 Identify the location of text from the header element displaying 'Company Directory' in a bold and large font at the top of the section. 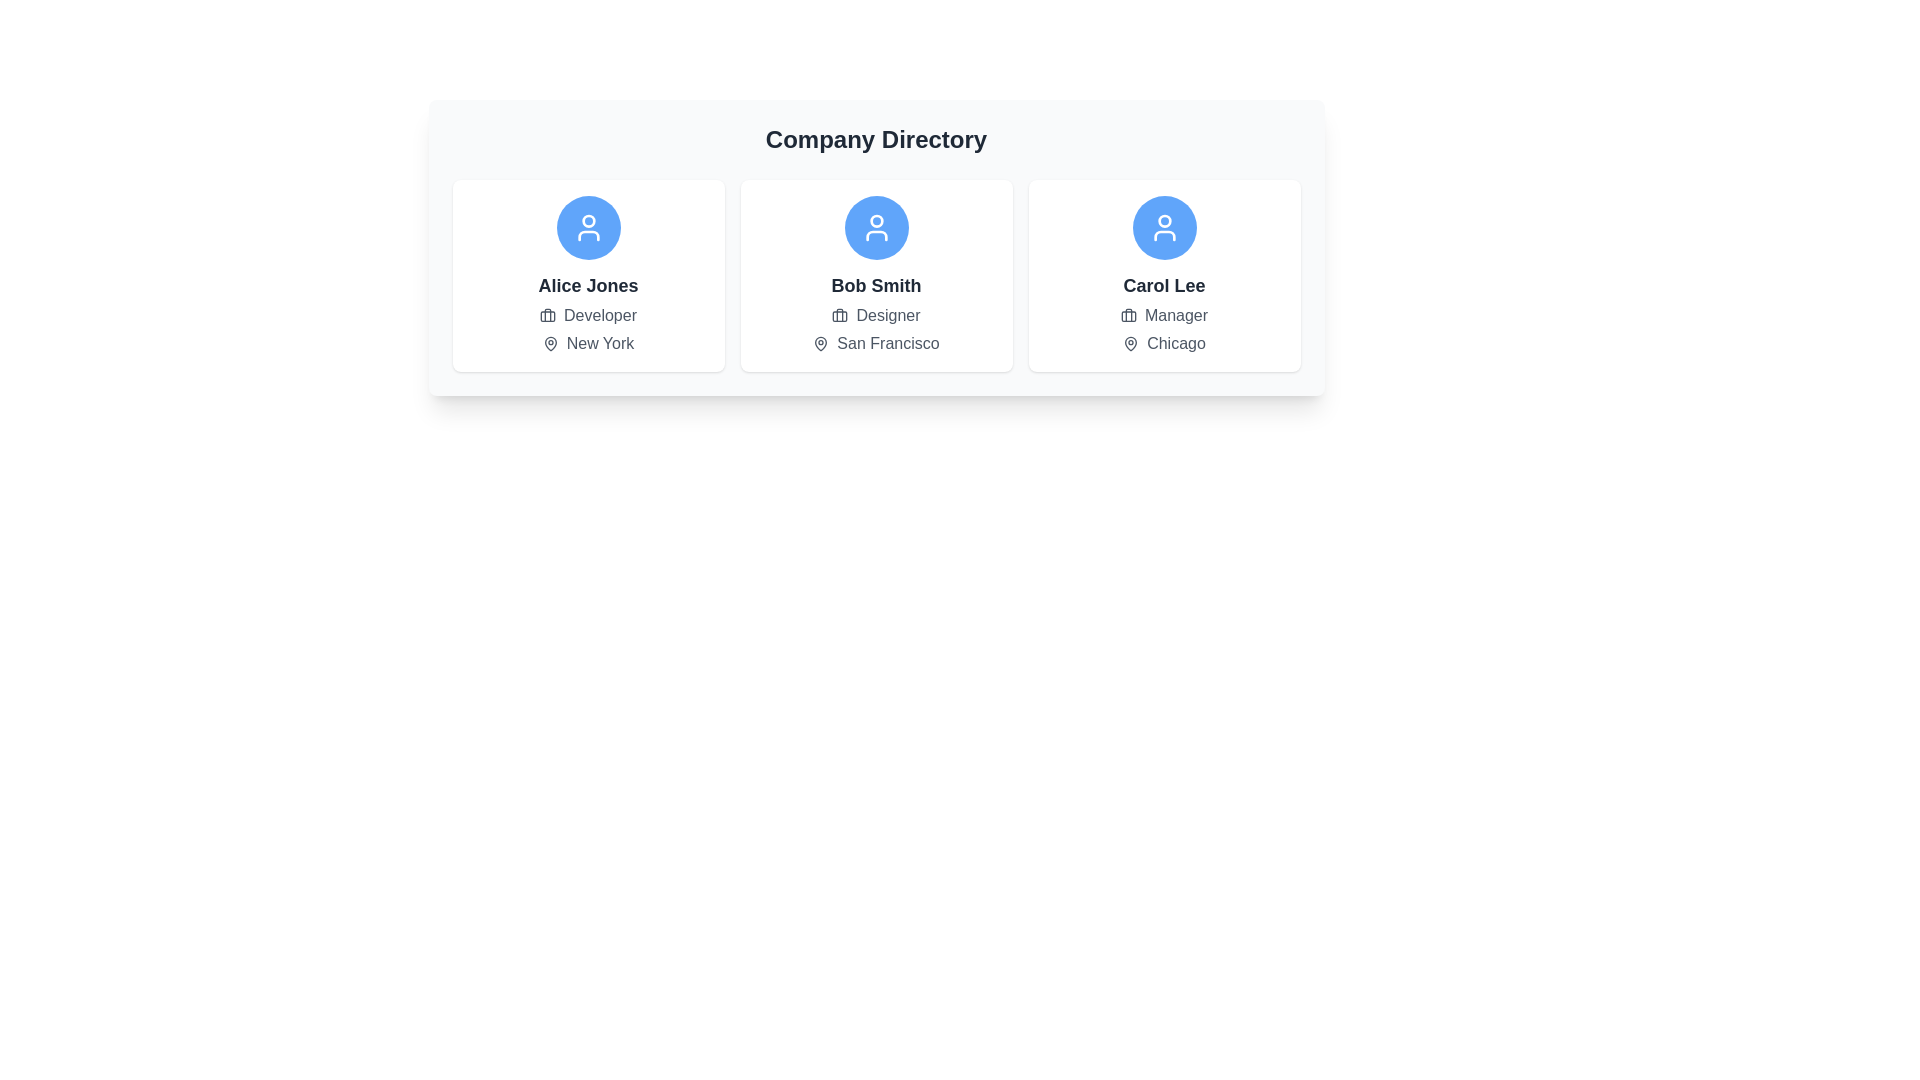
(876, 138).